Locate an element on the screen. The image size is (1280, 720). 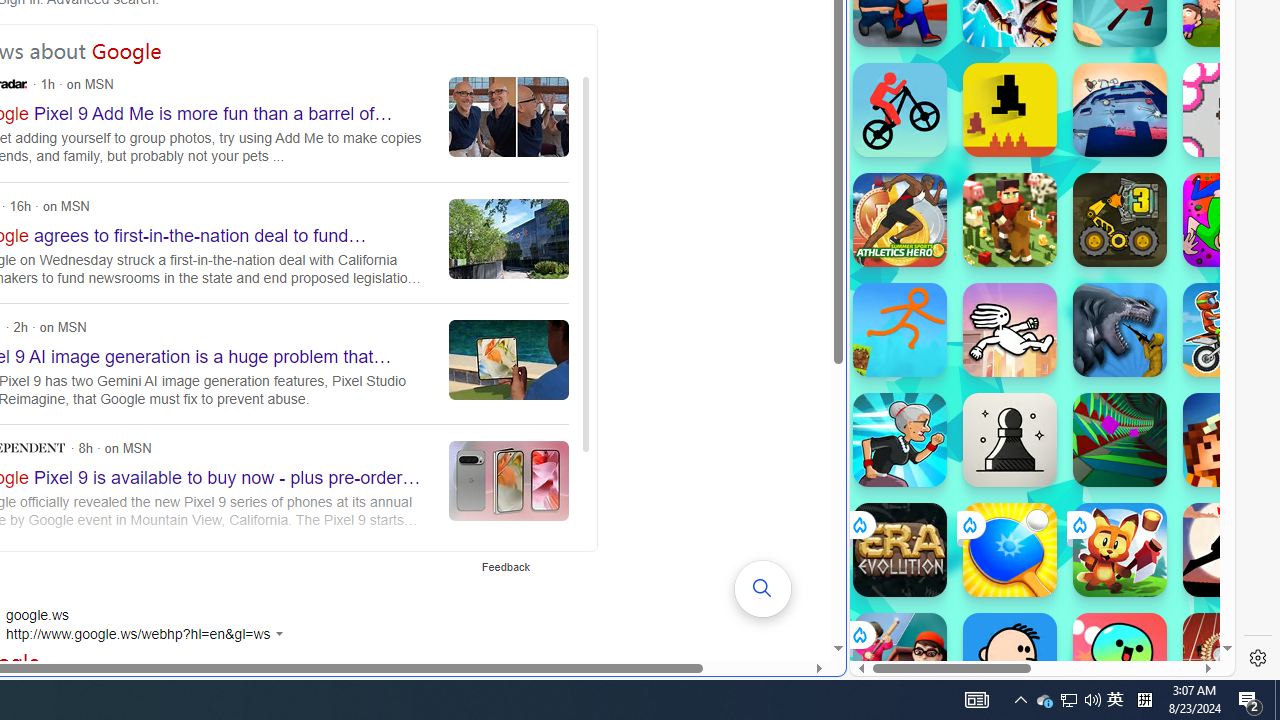
'JollyWorld JollyWorld' is located at coordinates (1229, 219).